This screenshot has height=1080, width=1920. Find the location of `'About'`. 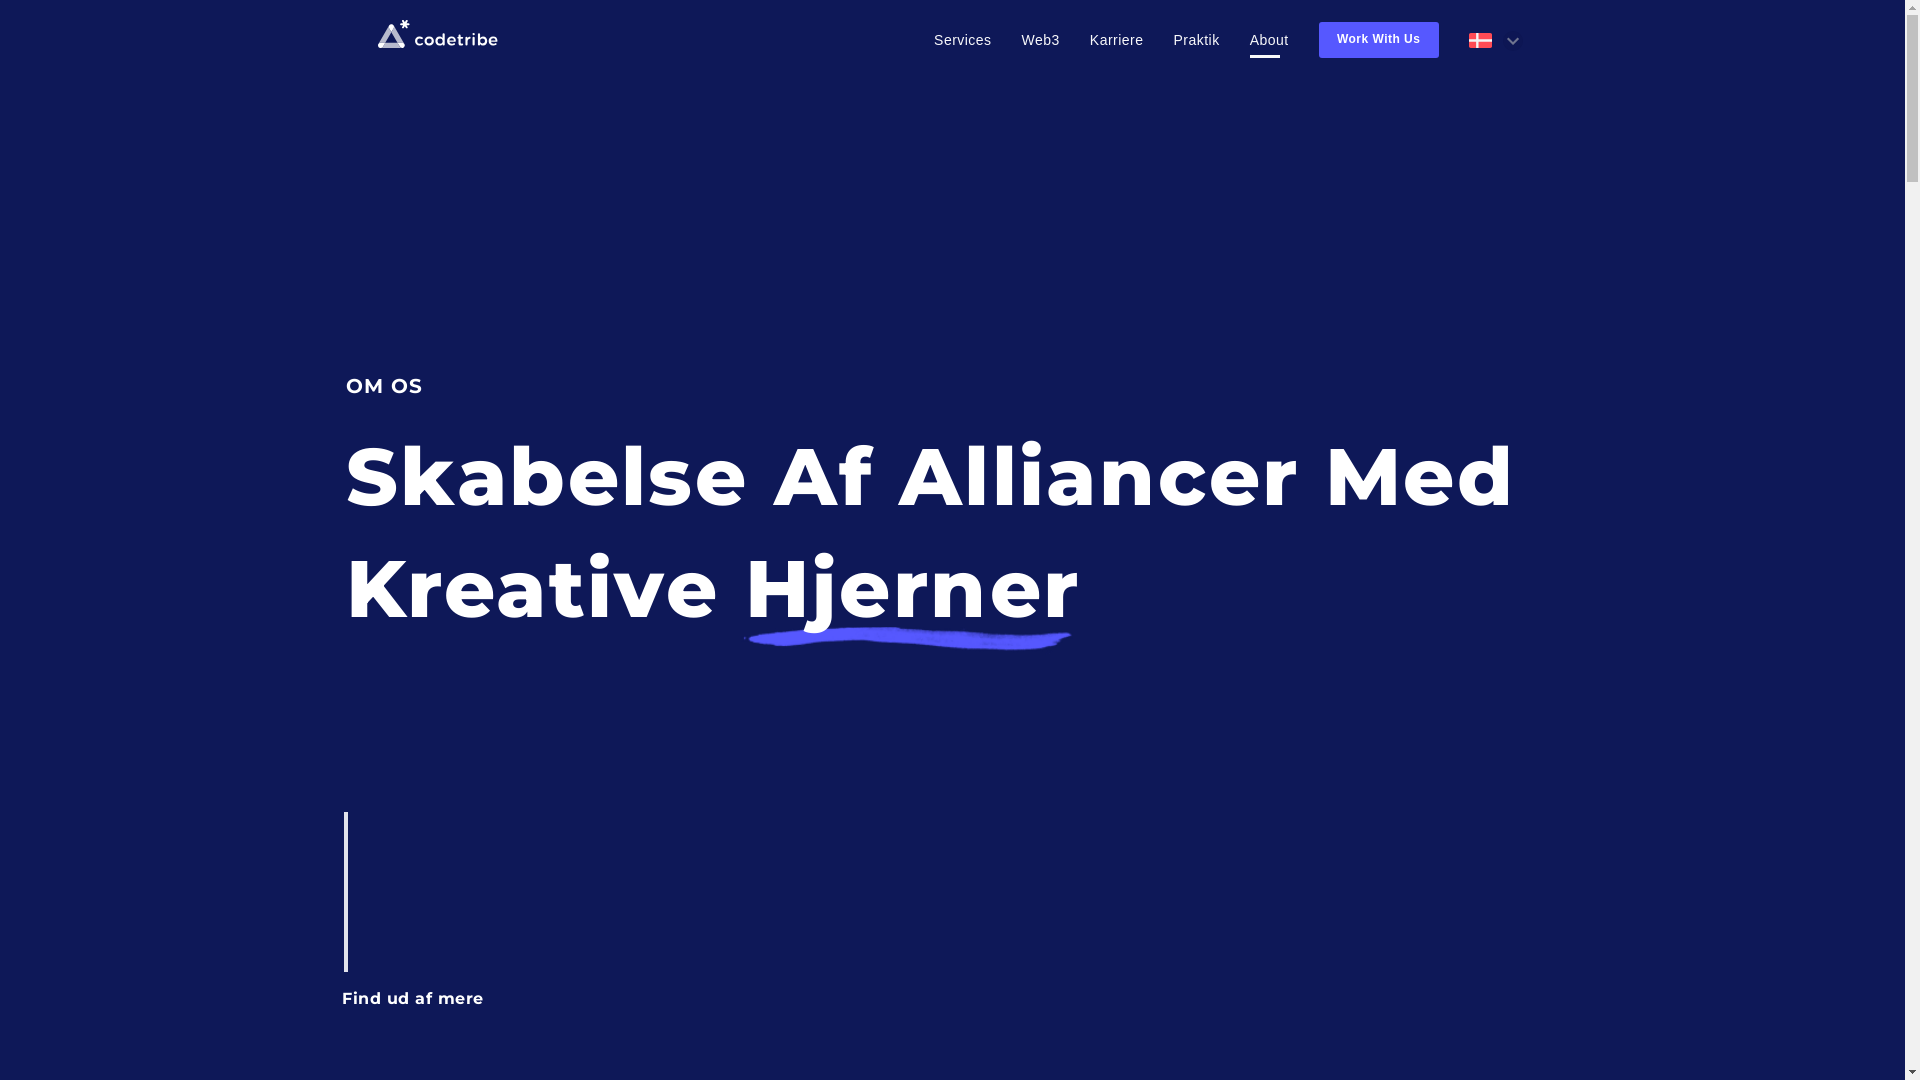

'About' is located at coordinates (1268, 39).